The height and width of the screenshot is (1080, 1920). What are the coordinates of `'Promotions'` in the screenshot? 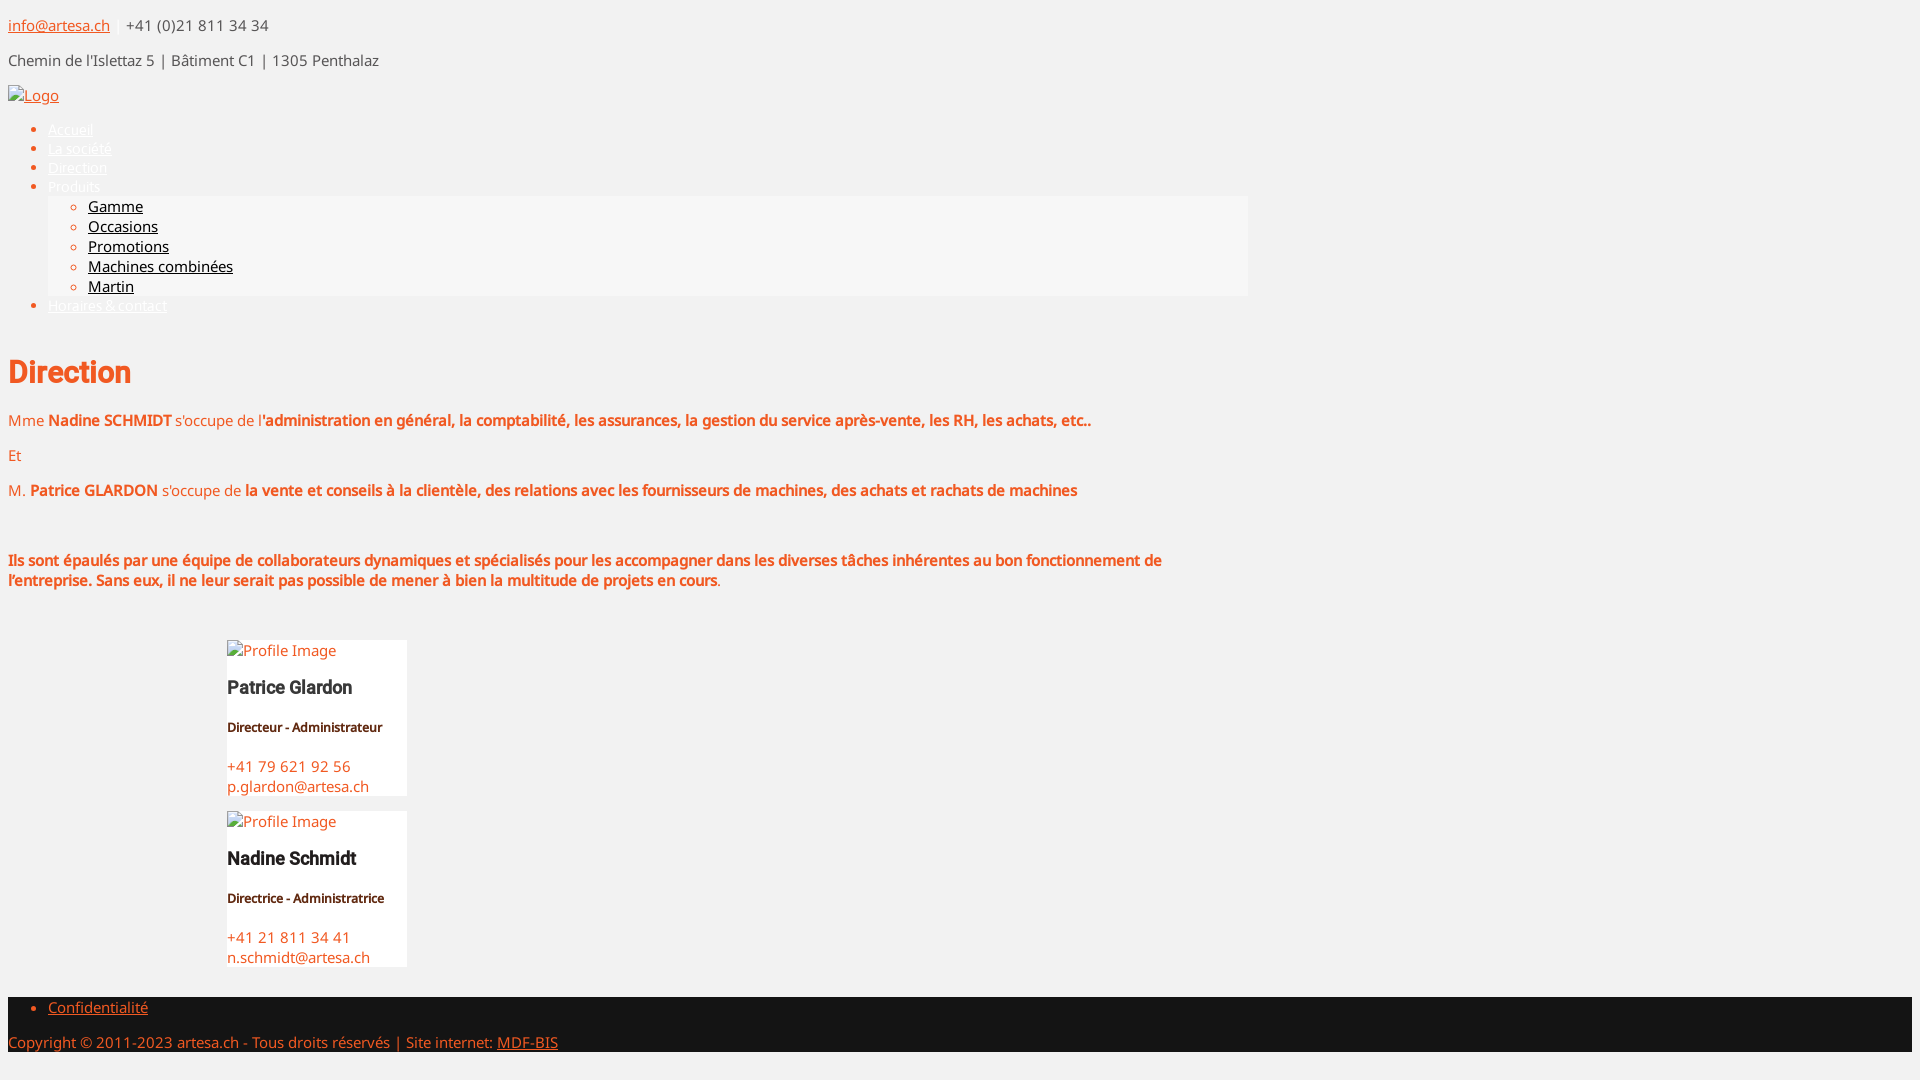 It's located at (127, 245).